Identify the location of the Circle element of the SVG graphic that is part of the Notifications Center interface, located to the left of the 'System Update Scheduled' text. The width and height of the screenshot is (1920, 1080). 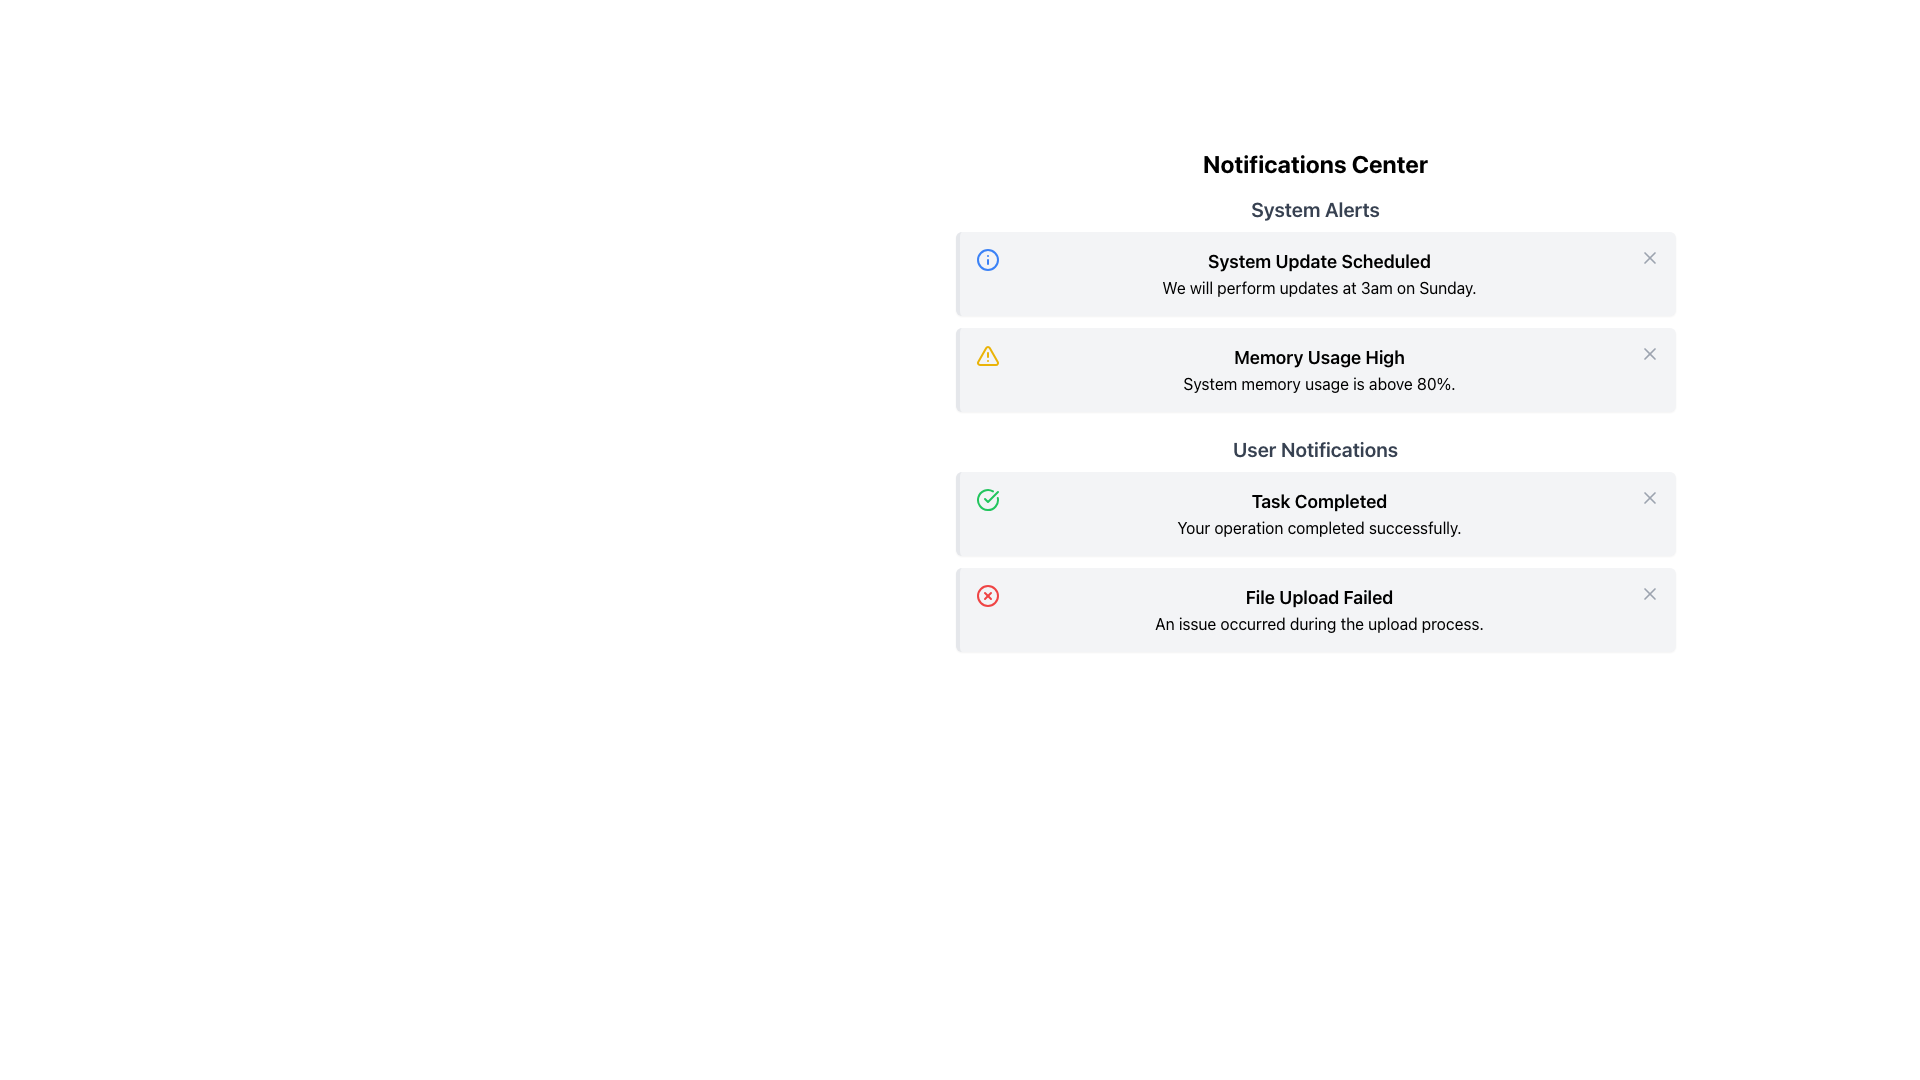
(987, 258).